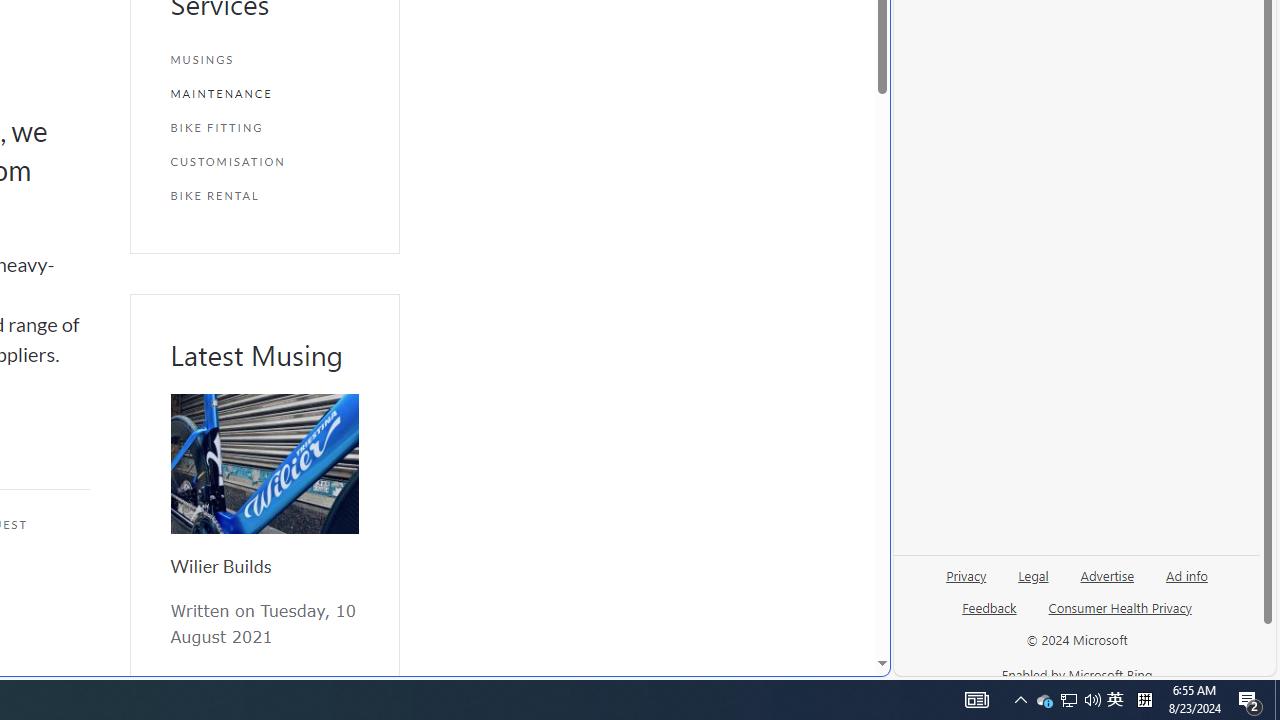  Describe the element at coordinates (966, 574) in the screenshot. I see `'Privacy'` at that location.